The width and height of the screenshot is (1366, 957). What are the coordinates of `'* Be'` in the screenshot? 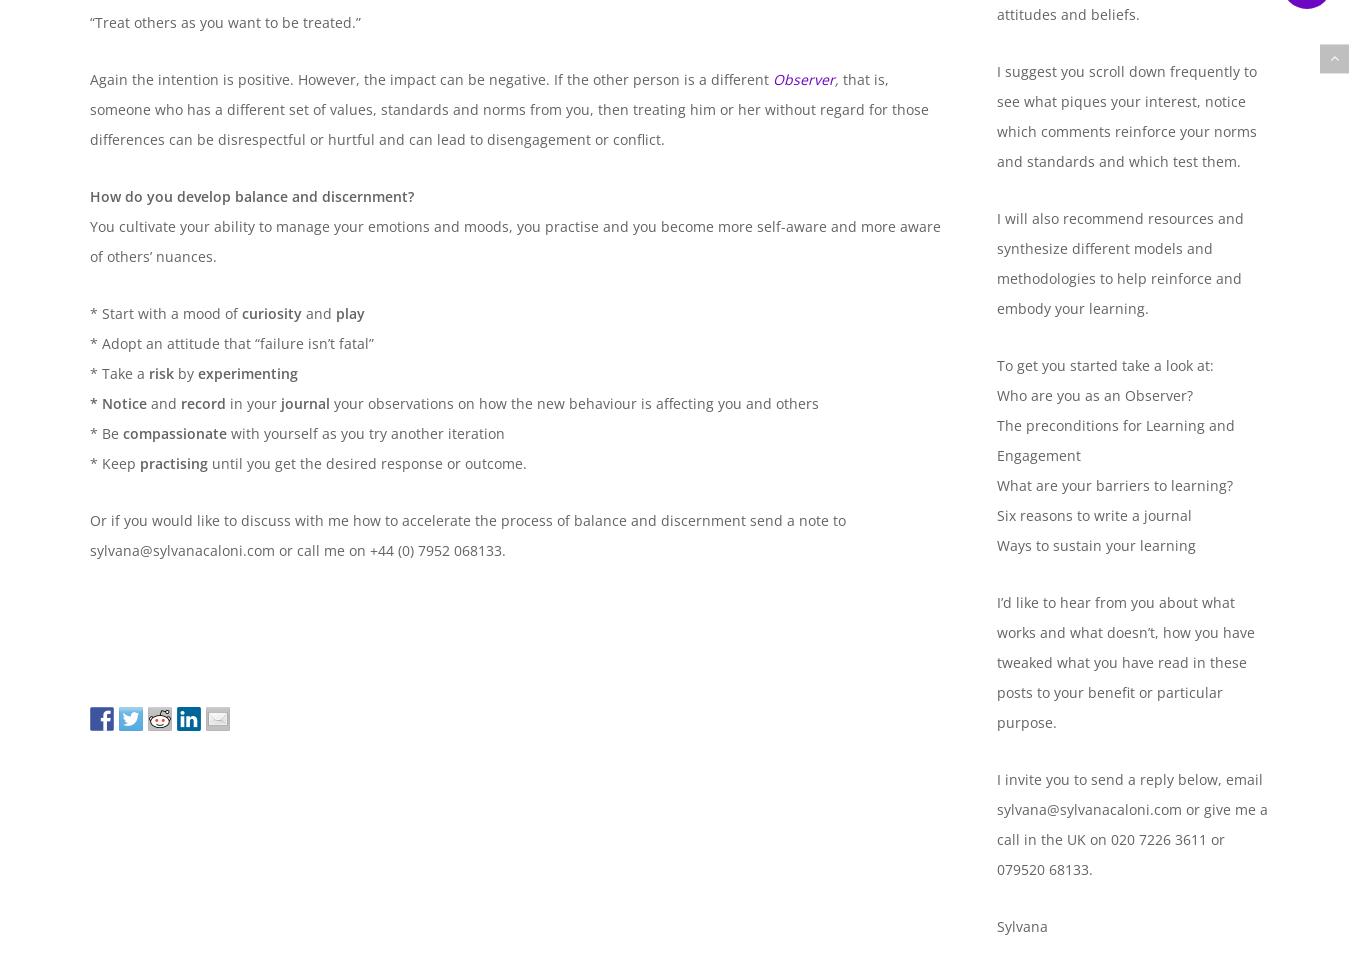 It's located at (90, 432).